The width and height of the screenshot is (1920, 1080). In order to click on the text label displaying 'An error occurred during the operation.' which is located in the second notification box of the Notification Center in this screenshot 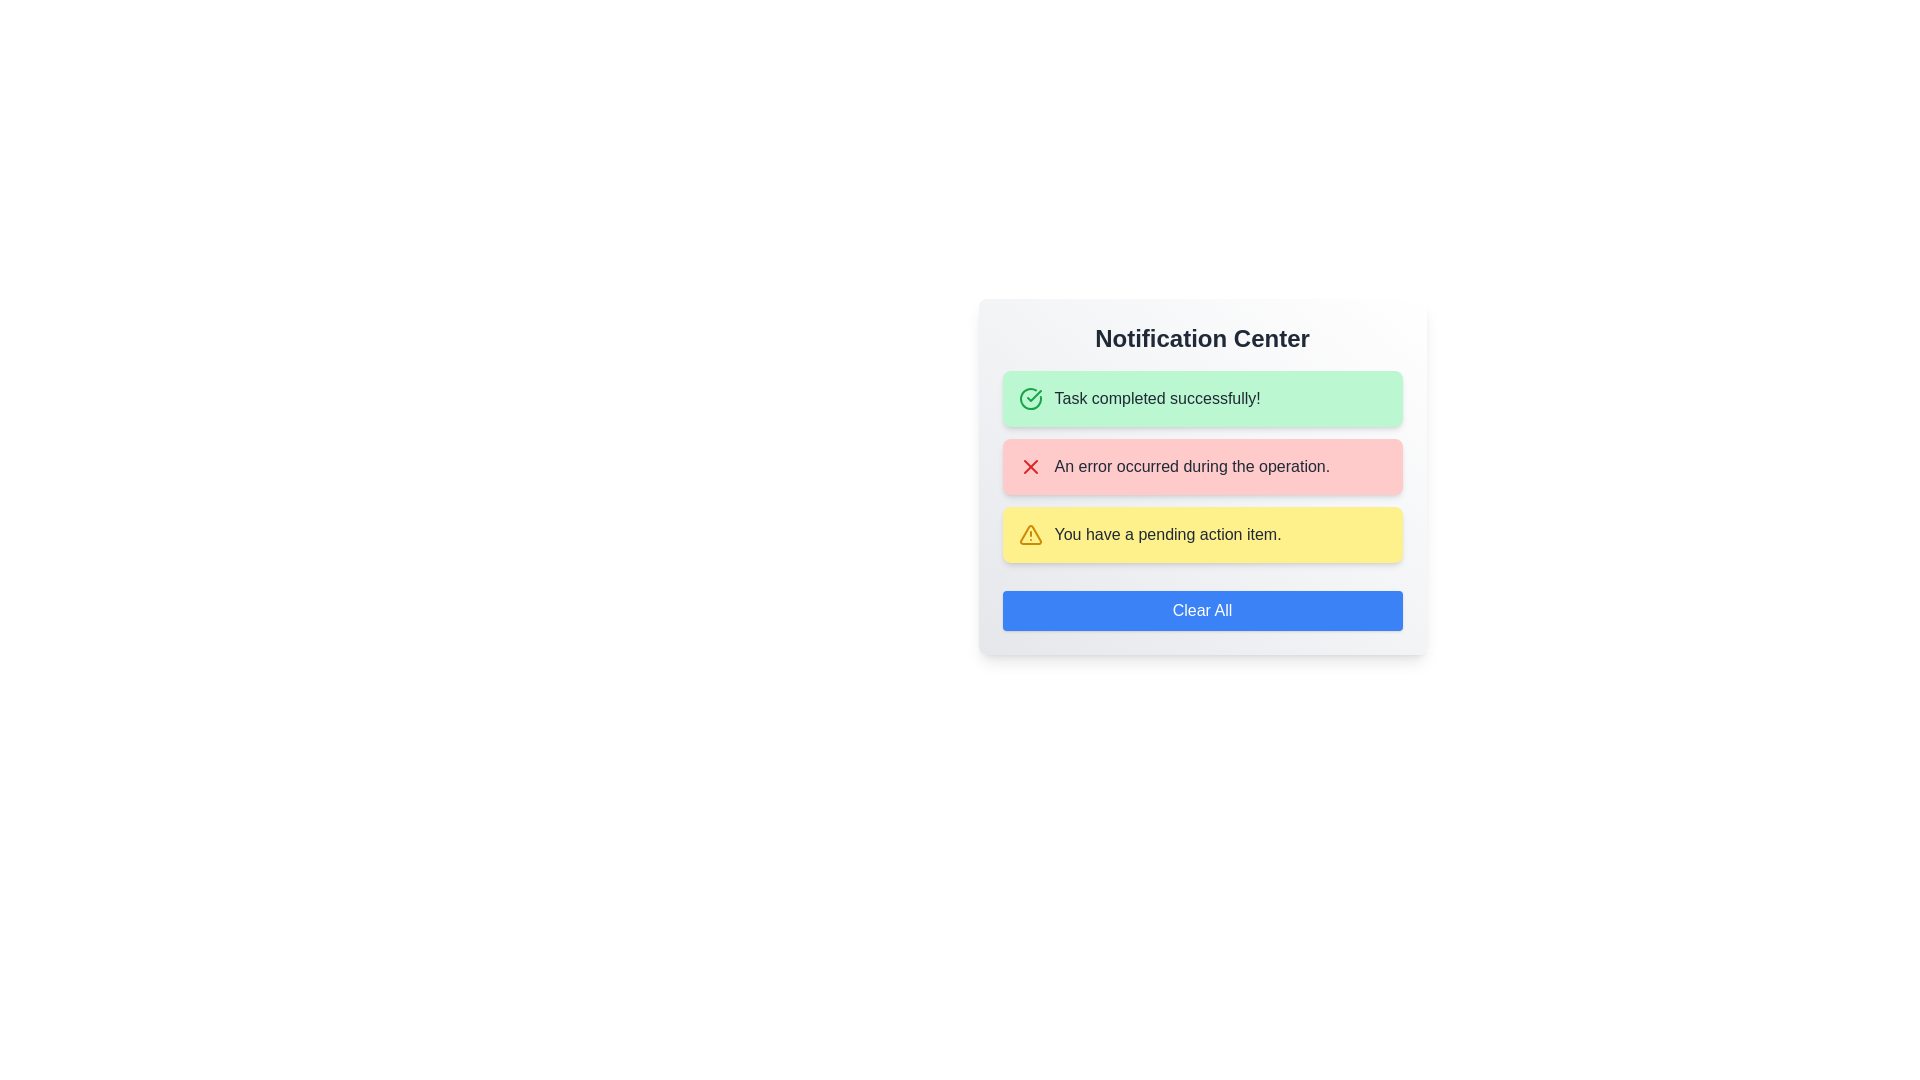, I will do `click(1192, 466)`.